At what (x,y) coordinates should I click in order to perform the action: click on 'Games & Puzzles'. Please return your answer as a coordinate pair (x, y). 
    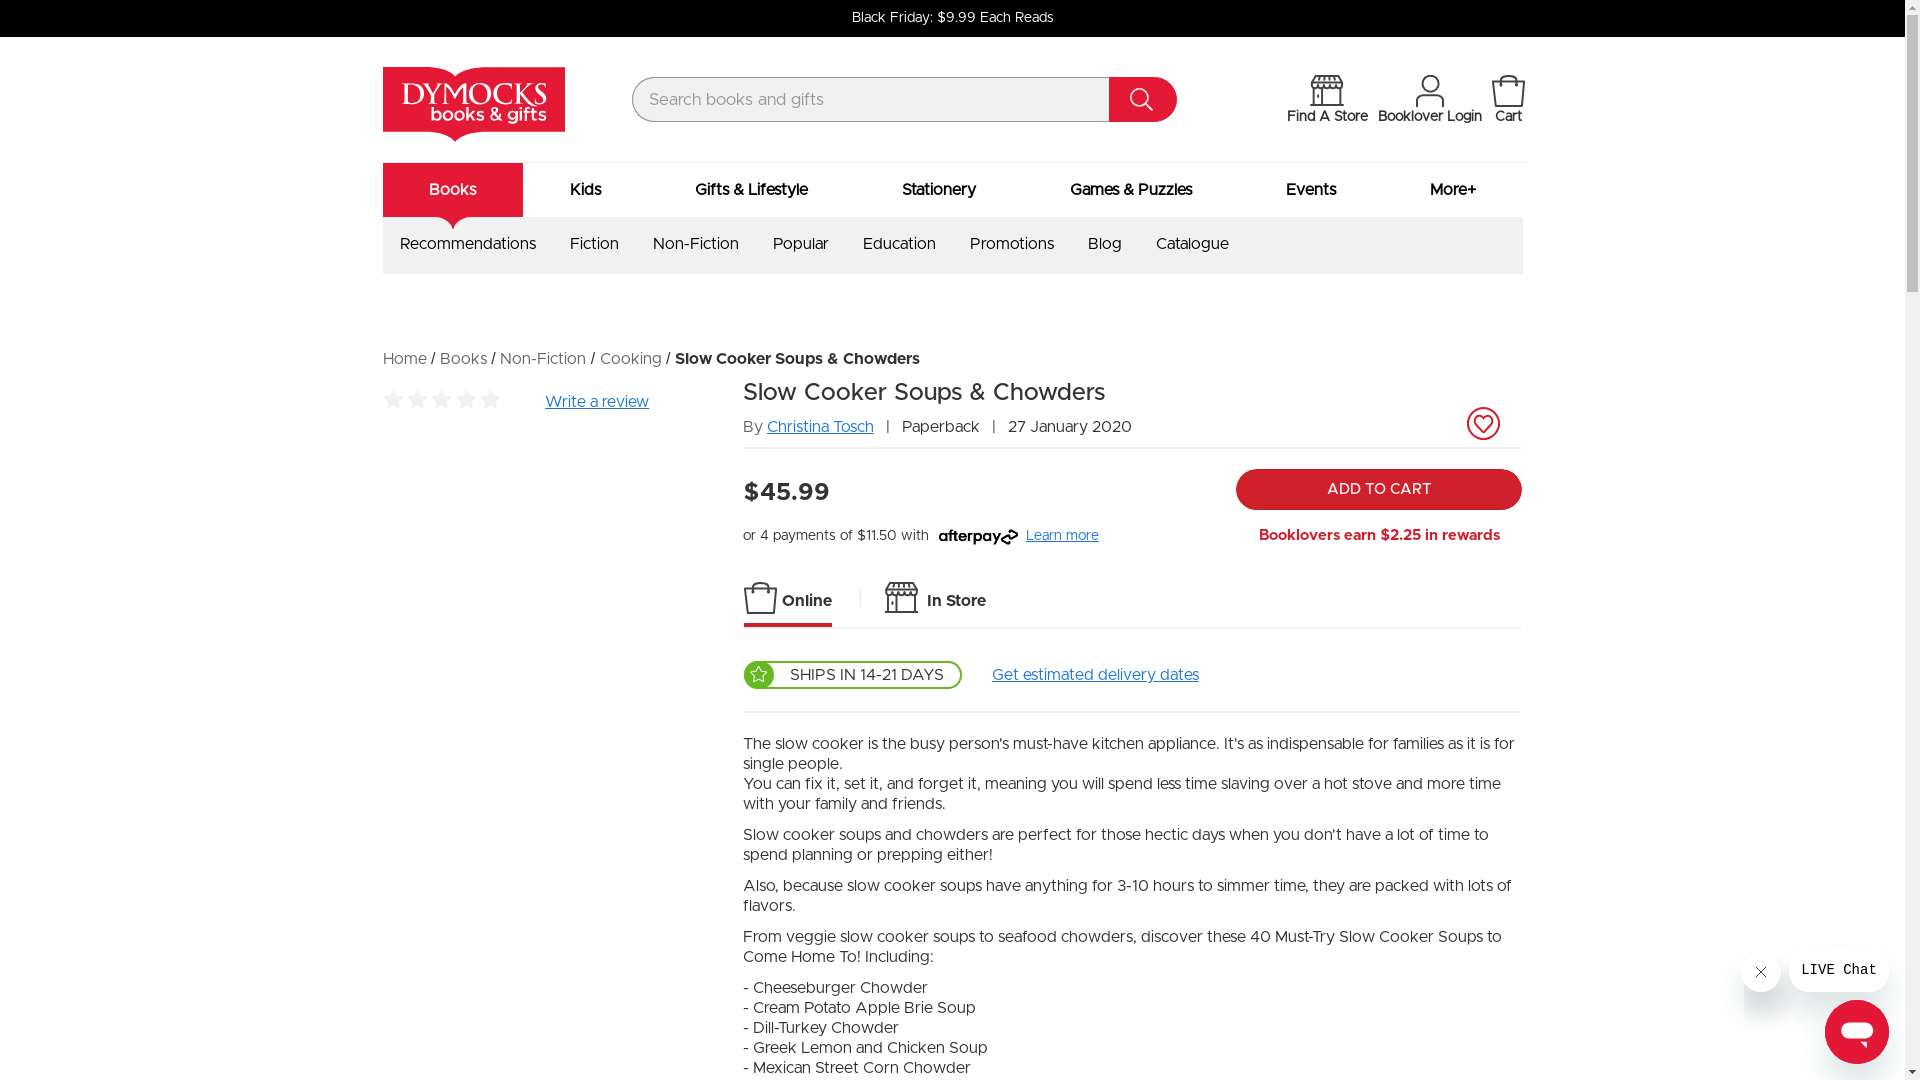
    Looking at the image, I should click on (1131, 189).